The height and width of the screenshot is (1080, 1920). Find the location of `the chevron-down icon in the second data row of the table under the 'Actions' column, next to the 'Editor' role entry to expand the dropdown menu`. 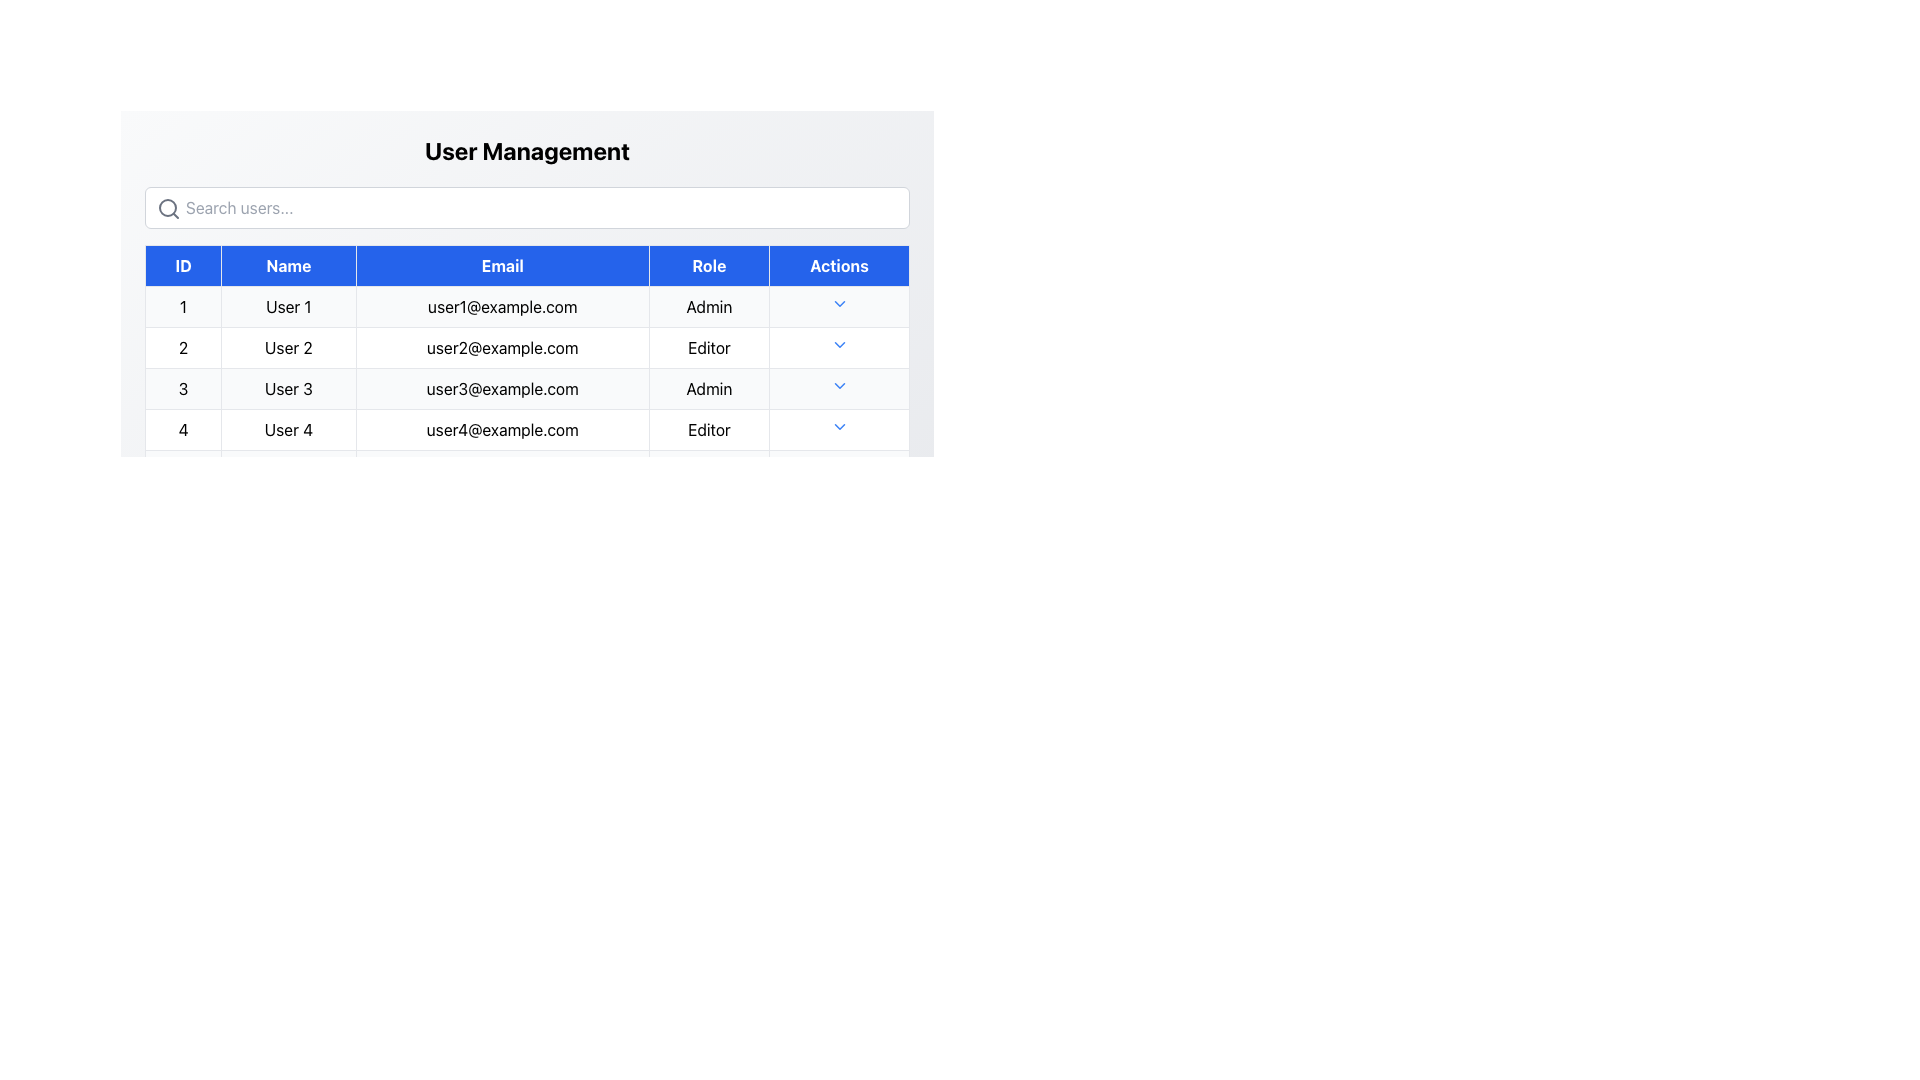

the chevron-down icon in the second data row of the table under the 'Actions' column, next to the 'Editor' role entry to expand the dropdown menu is located at coordinates (839, 343).